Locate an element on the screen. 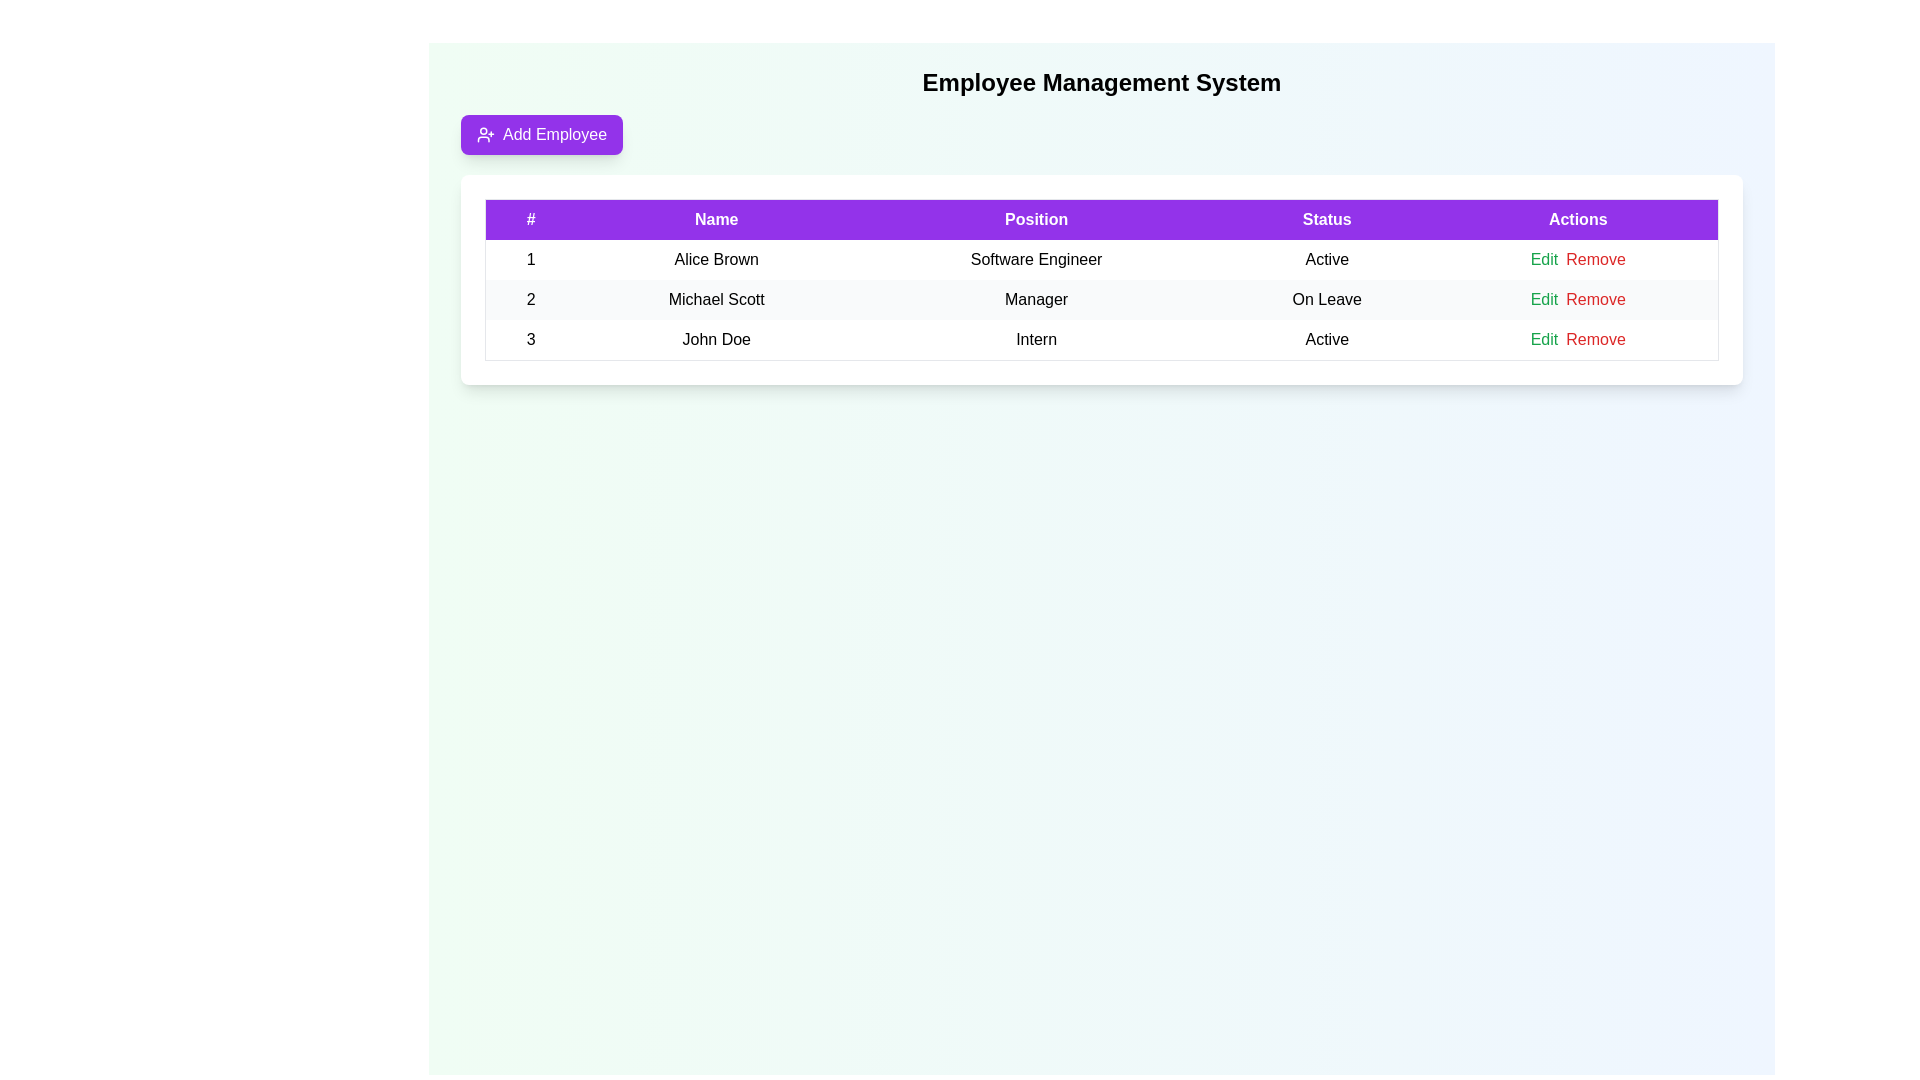 This screenshot has width=1920, height=1080. the 'Remove' link in the last row of the table under the 'Actions' column is located at coordinates (1595, 338).